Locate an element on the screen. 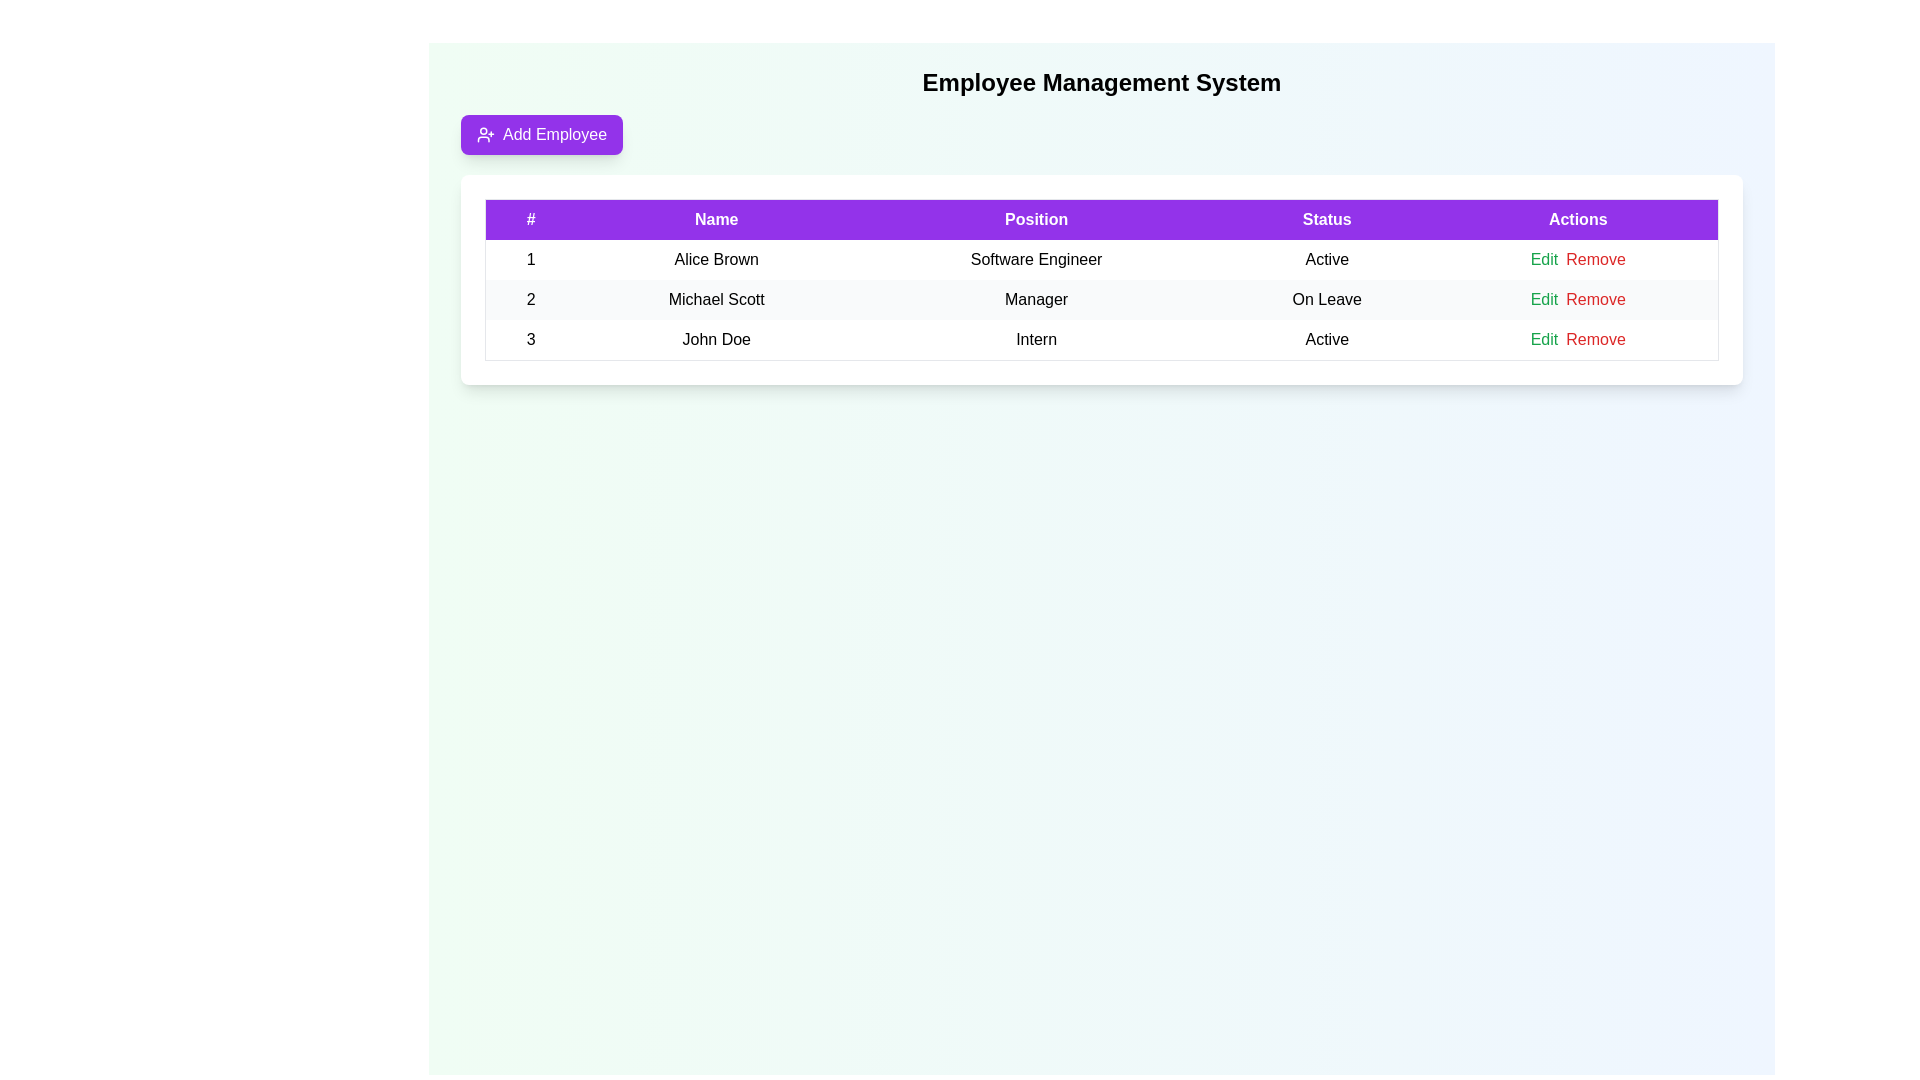 This screenshot has width=1920, height=1080. the 'Remove' link in the last row of the table under the 'Actions' column is located at coordinates (1595, 338).